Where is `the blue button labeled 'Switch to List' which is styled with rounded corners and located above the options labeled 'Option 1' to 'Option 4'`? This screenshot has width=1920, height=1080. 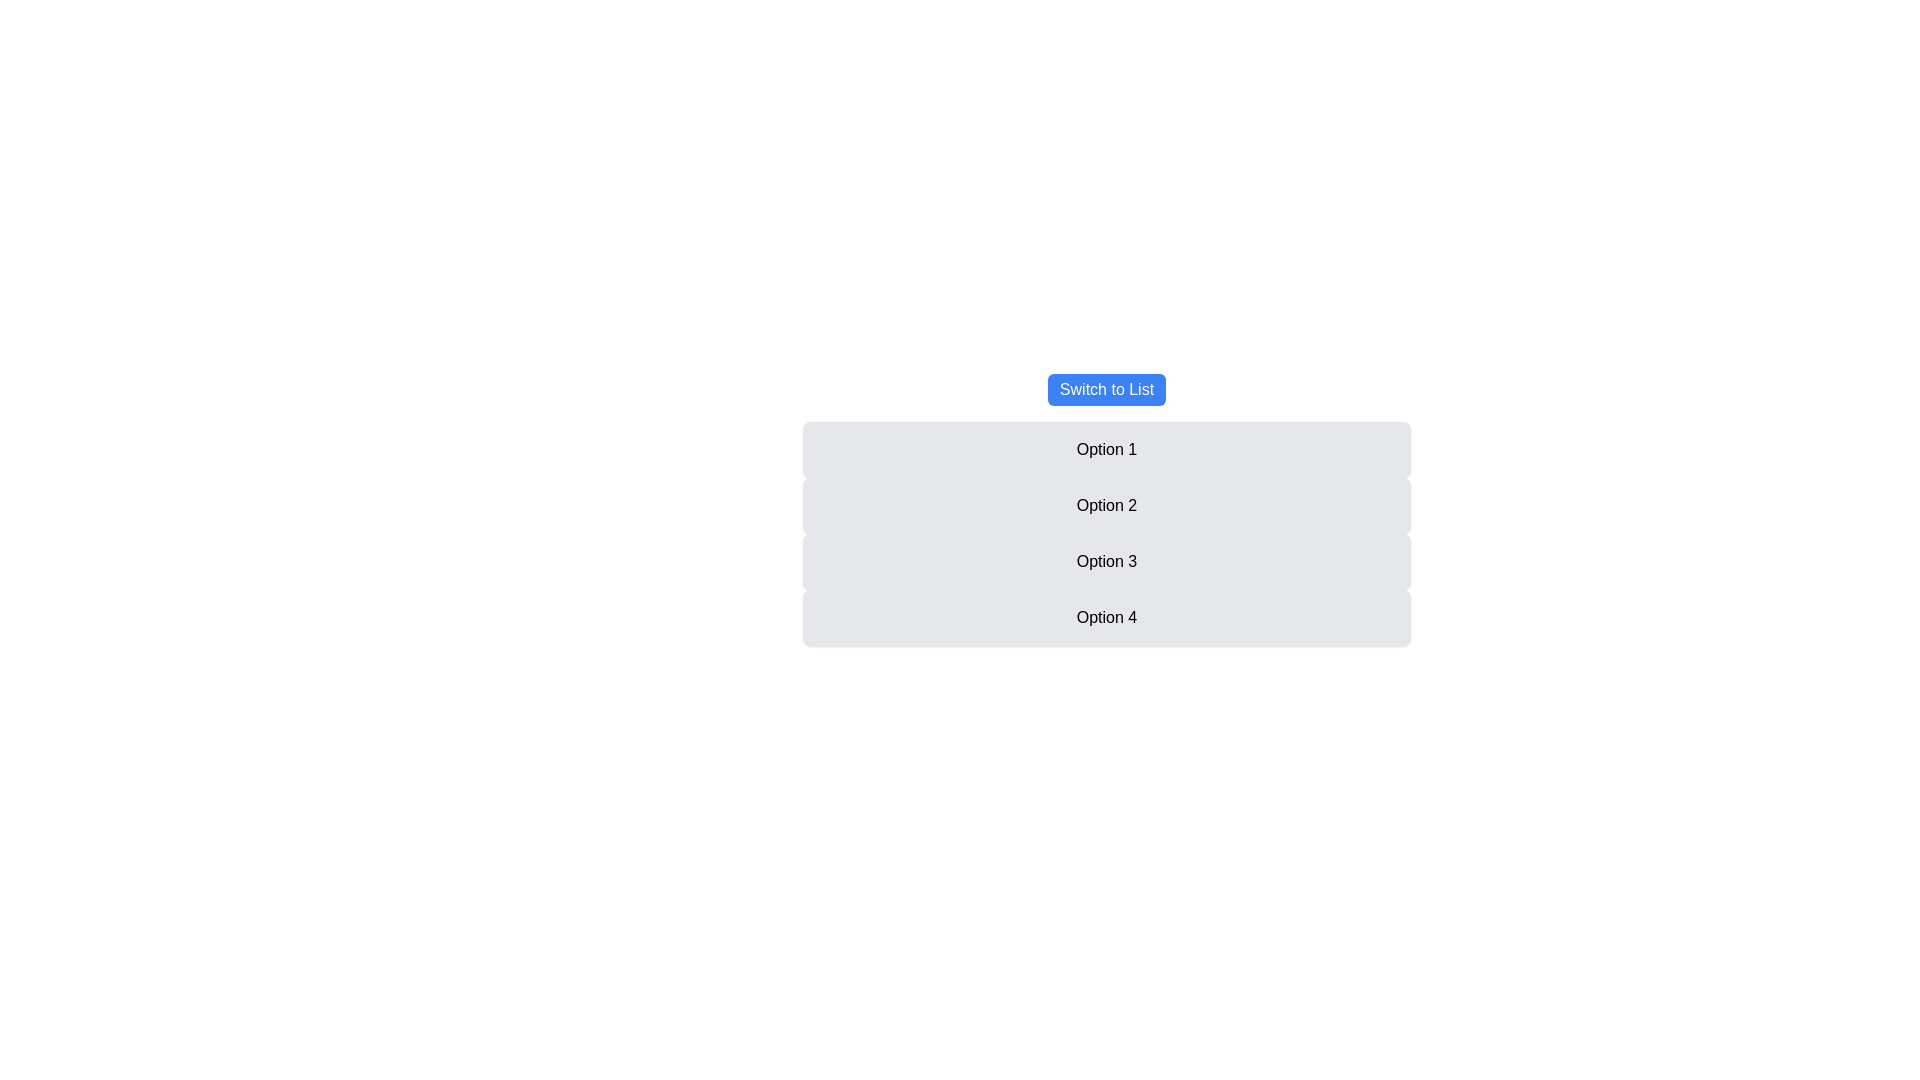
the blue button labeled 'Switch to List' which is styled with rounded corners and located above the options labeled 'Option 1' to 'Option 4' is located at coordinates (1106, 389).